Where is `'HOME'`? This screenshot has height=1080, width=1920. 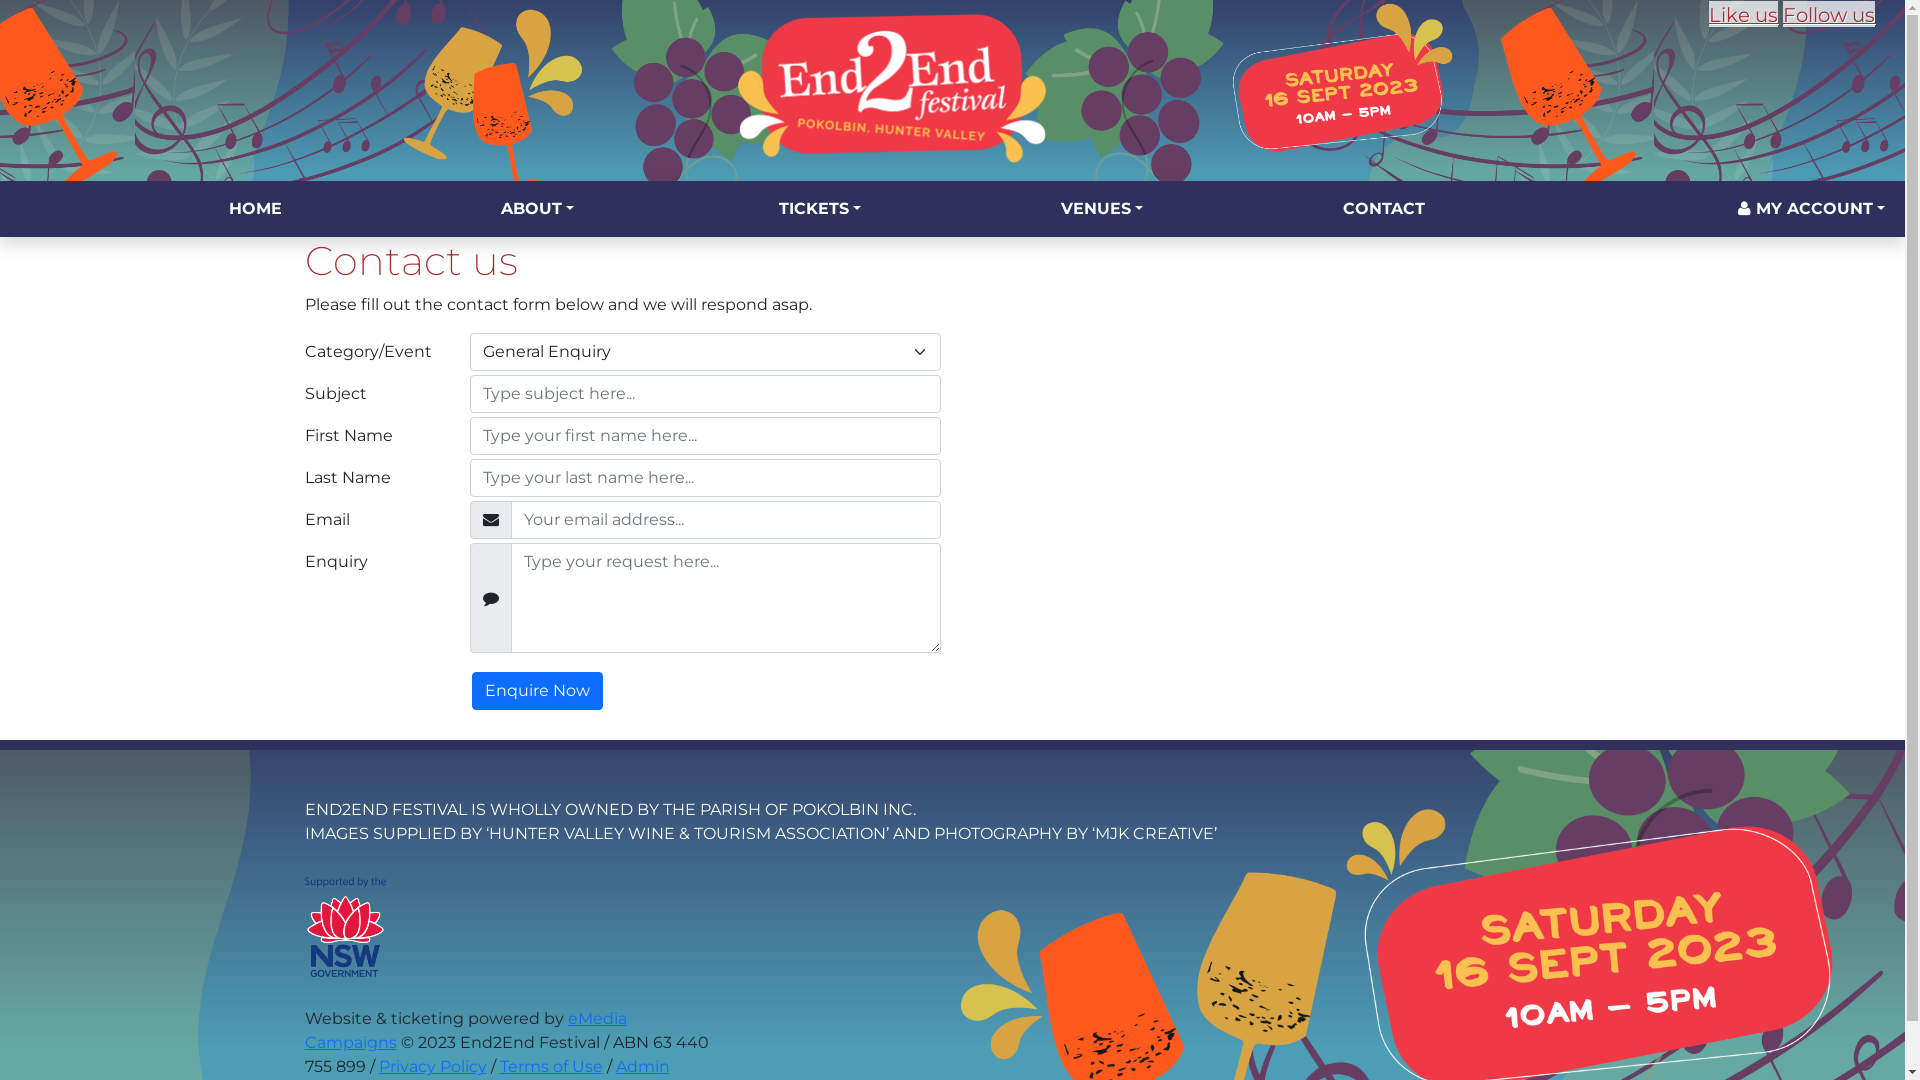
'HOME' is located at coordinates (253, 208).